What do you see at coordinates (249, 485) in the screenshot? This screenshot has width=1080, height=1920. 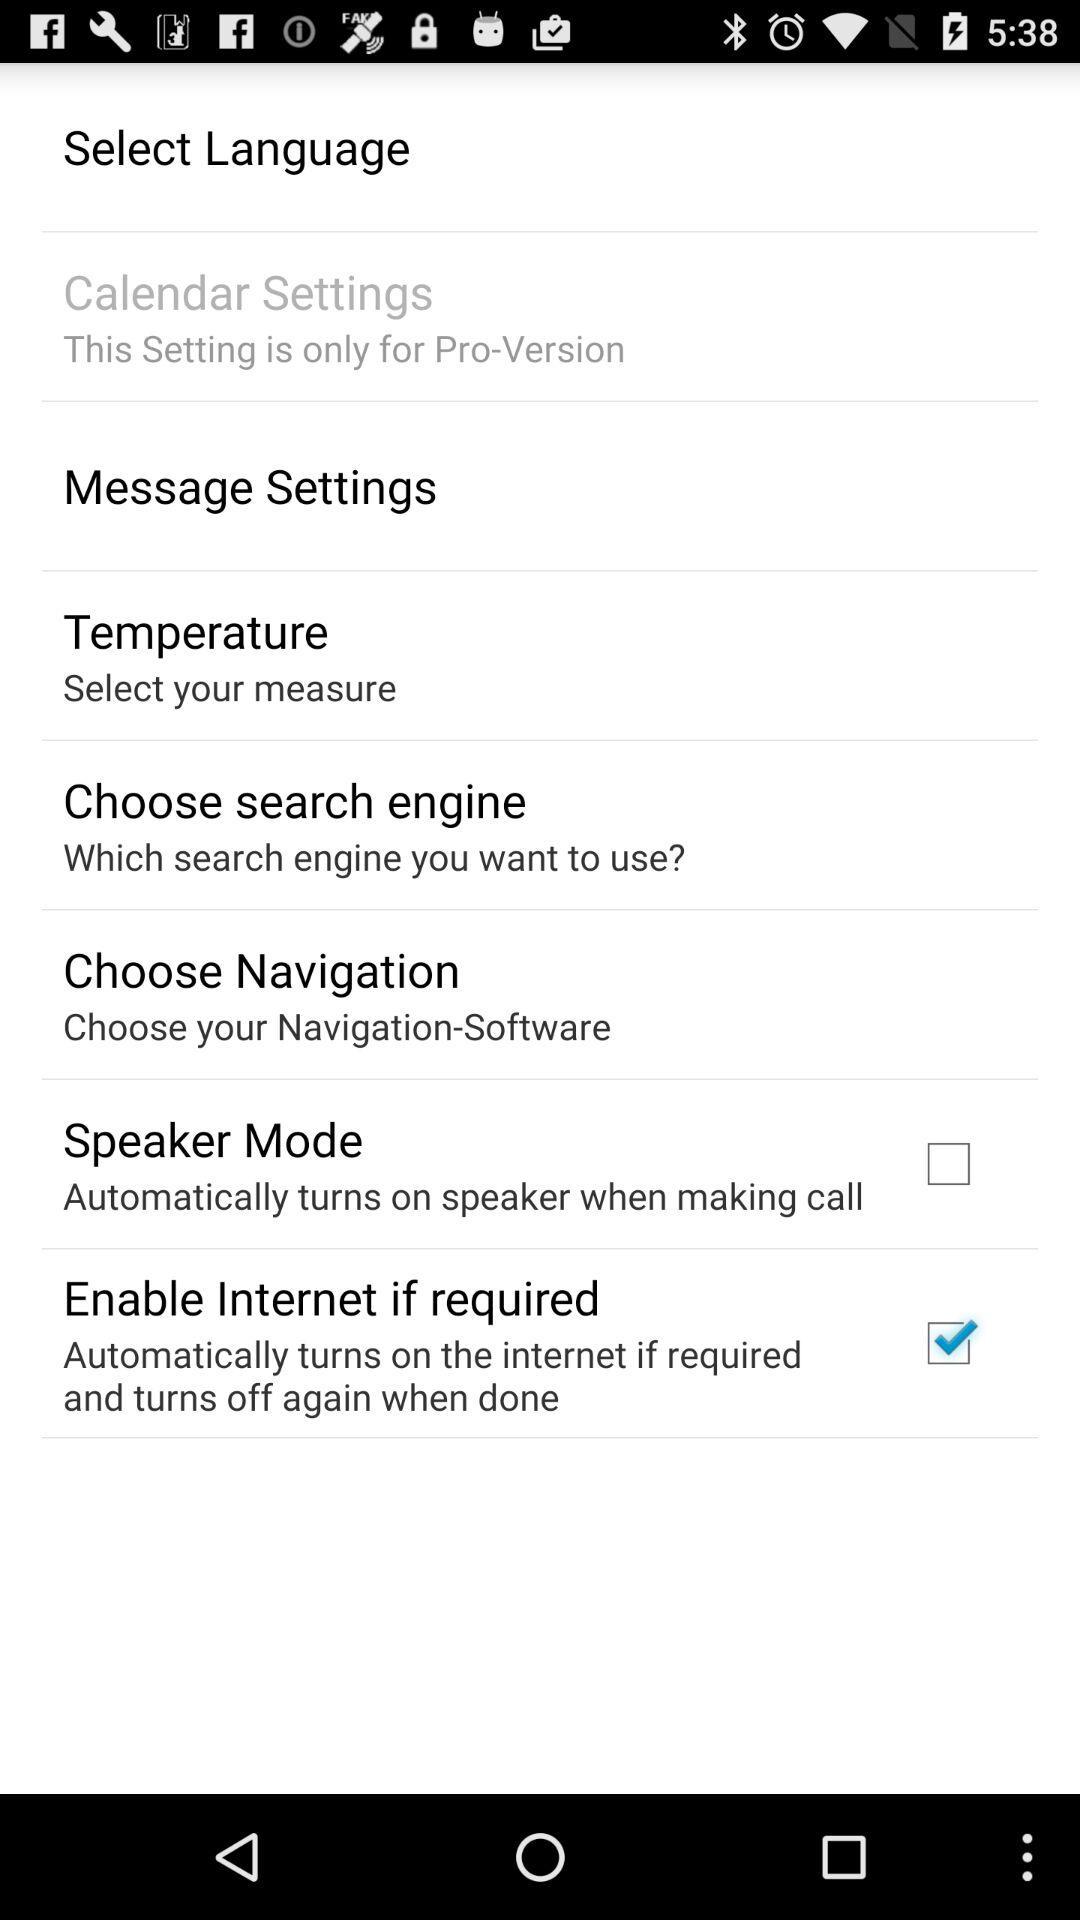 I see `the item above the temperature` at bounding box center [249, 485].